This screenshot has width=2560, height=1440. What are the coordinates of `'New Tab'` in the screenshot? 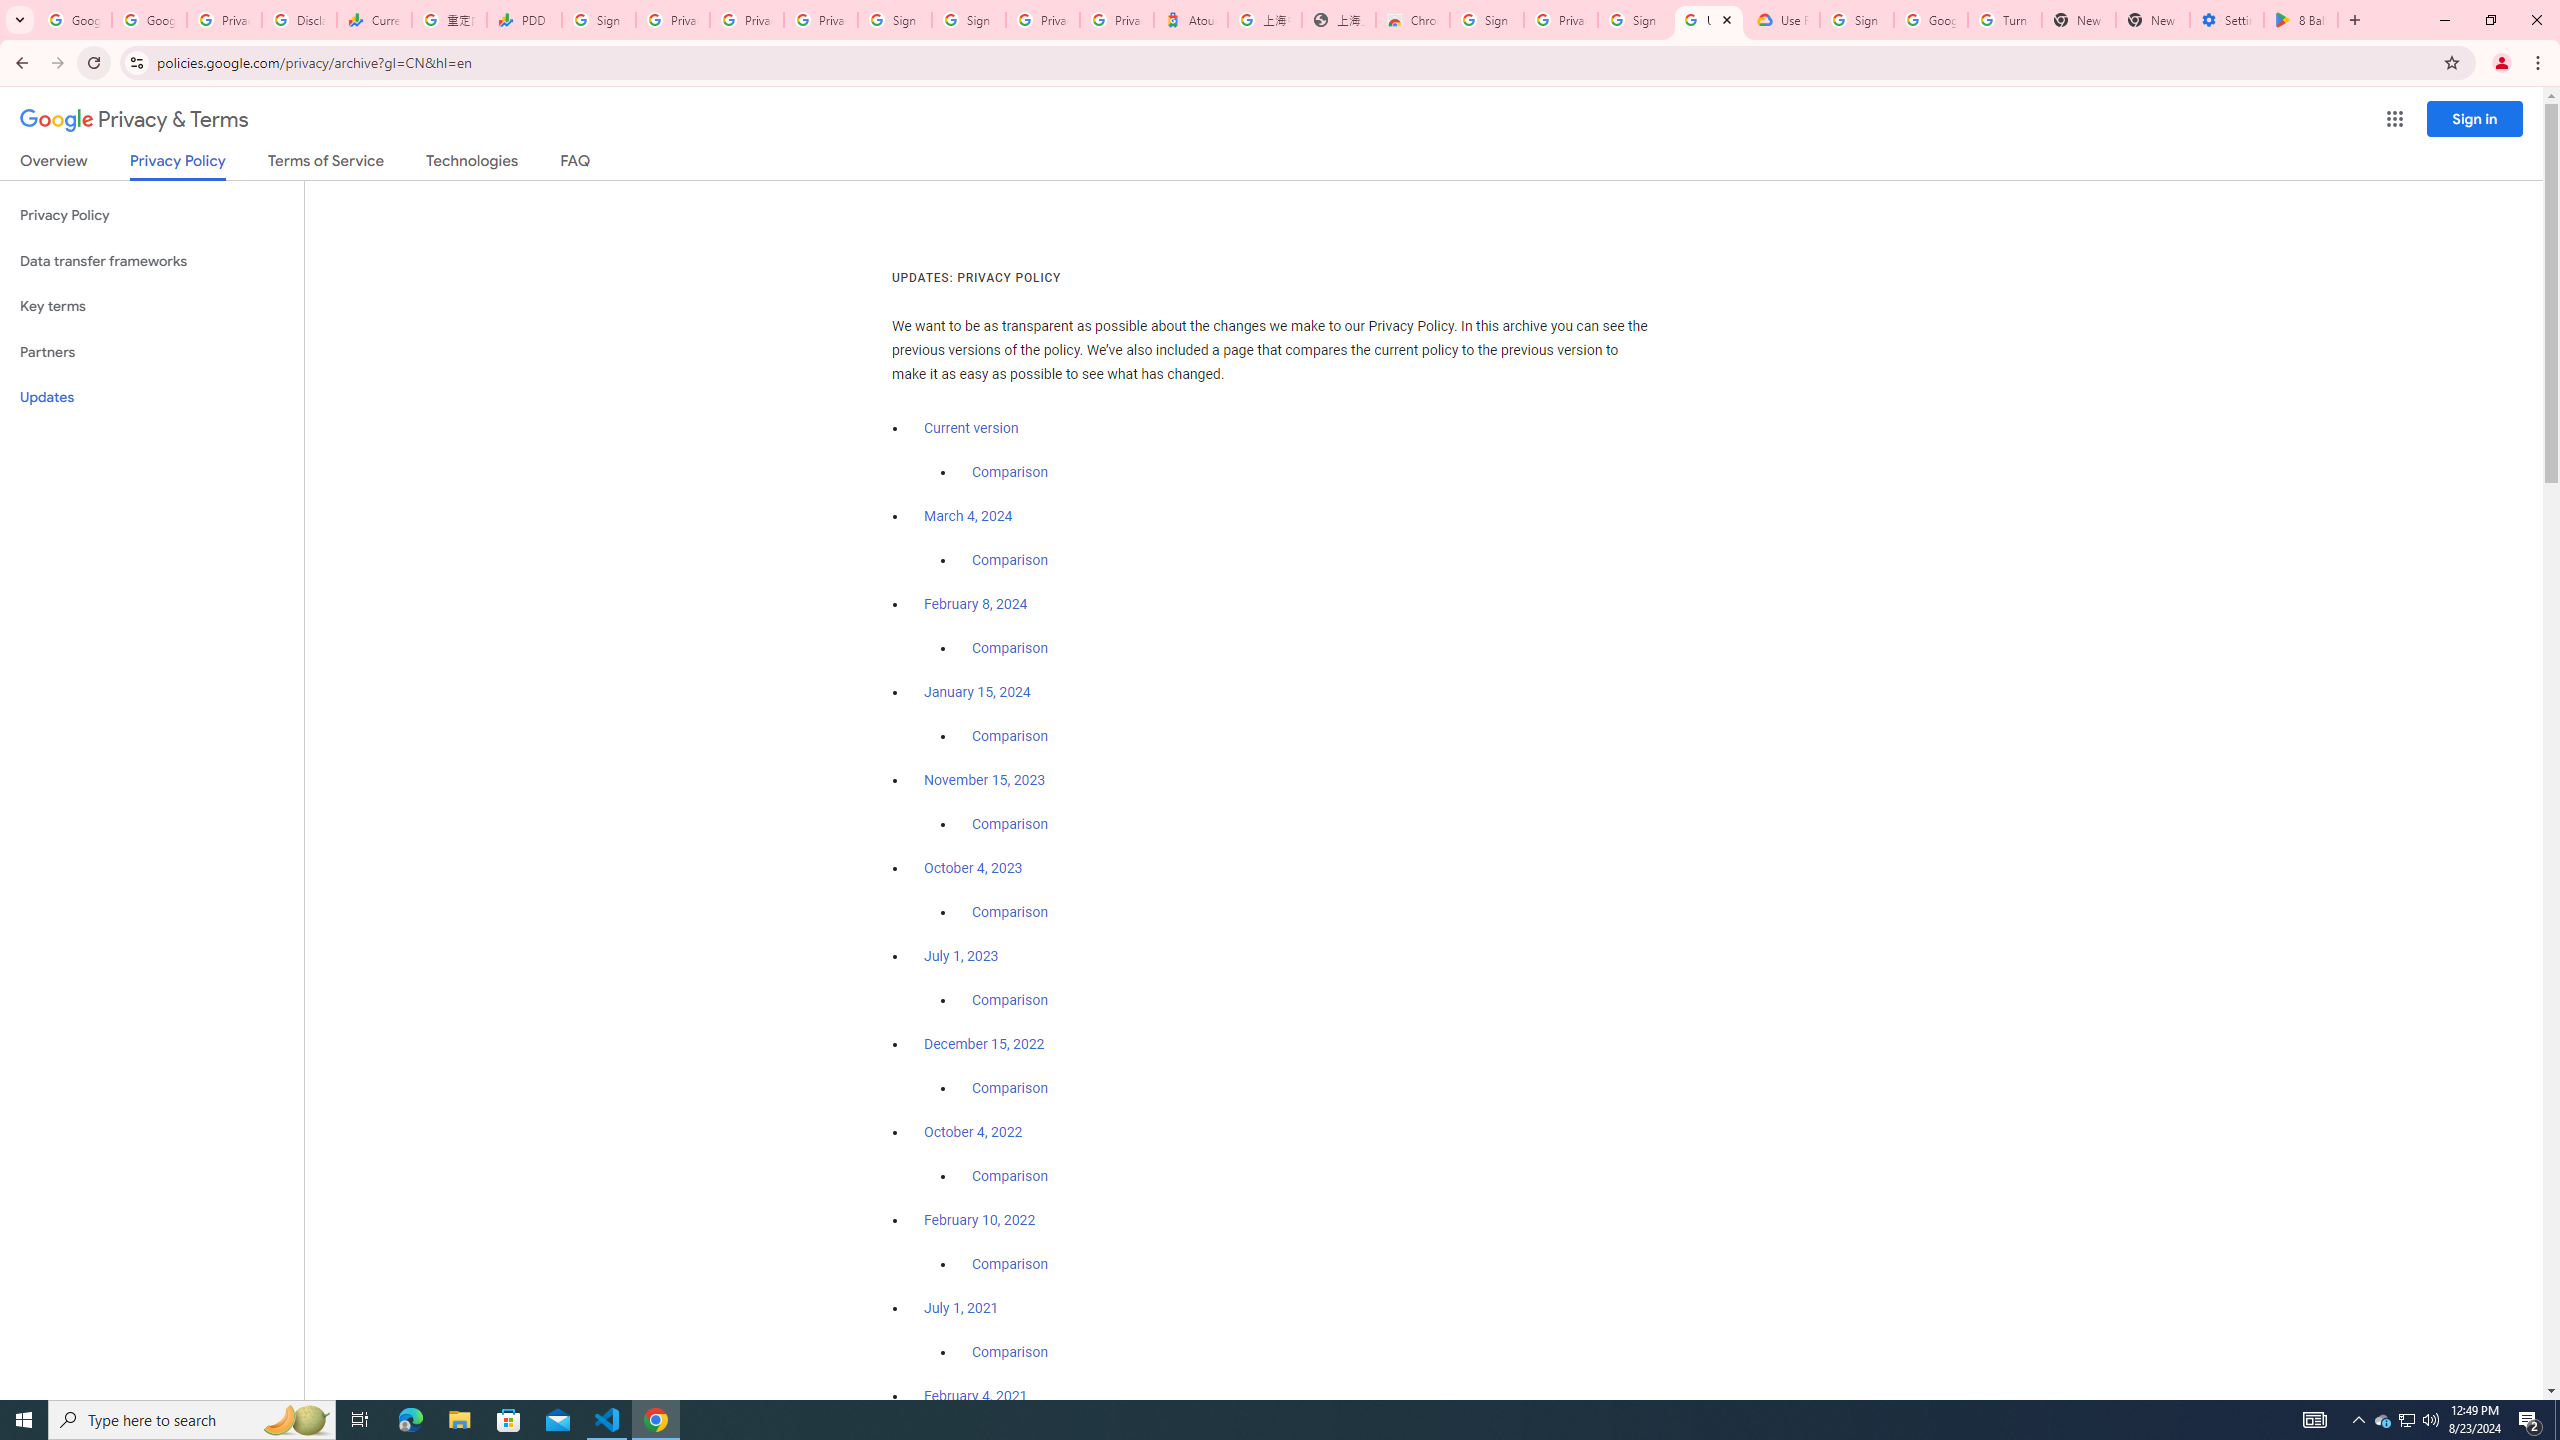 It's located at (2152, 19).